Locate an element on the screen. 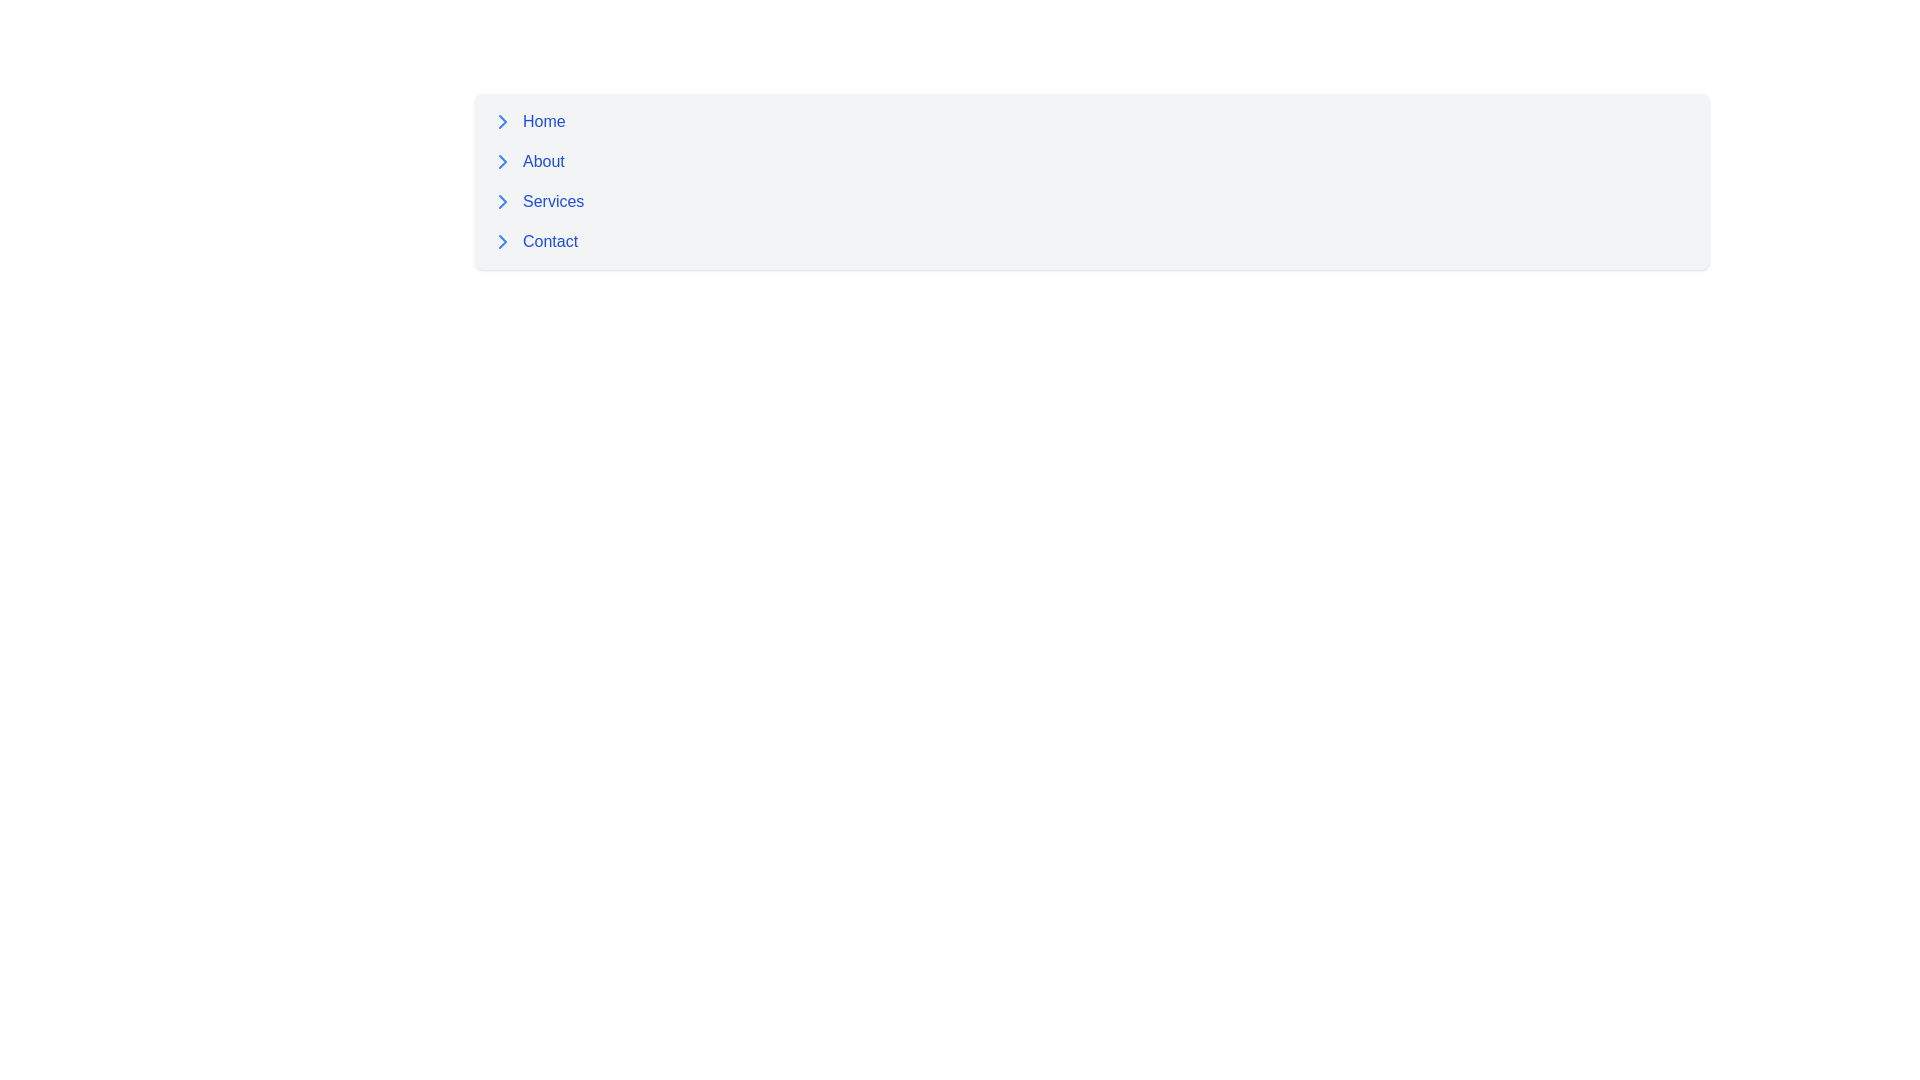  the blue rightward-pointing chevron icon located to the left of the 'Home' text label is located at coordinates (503, 122).